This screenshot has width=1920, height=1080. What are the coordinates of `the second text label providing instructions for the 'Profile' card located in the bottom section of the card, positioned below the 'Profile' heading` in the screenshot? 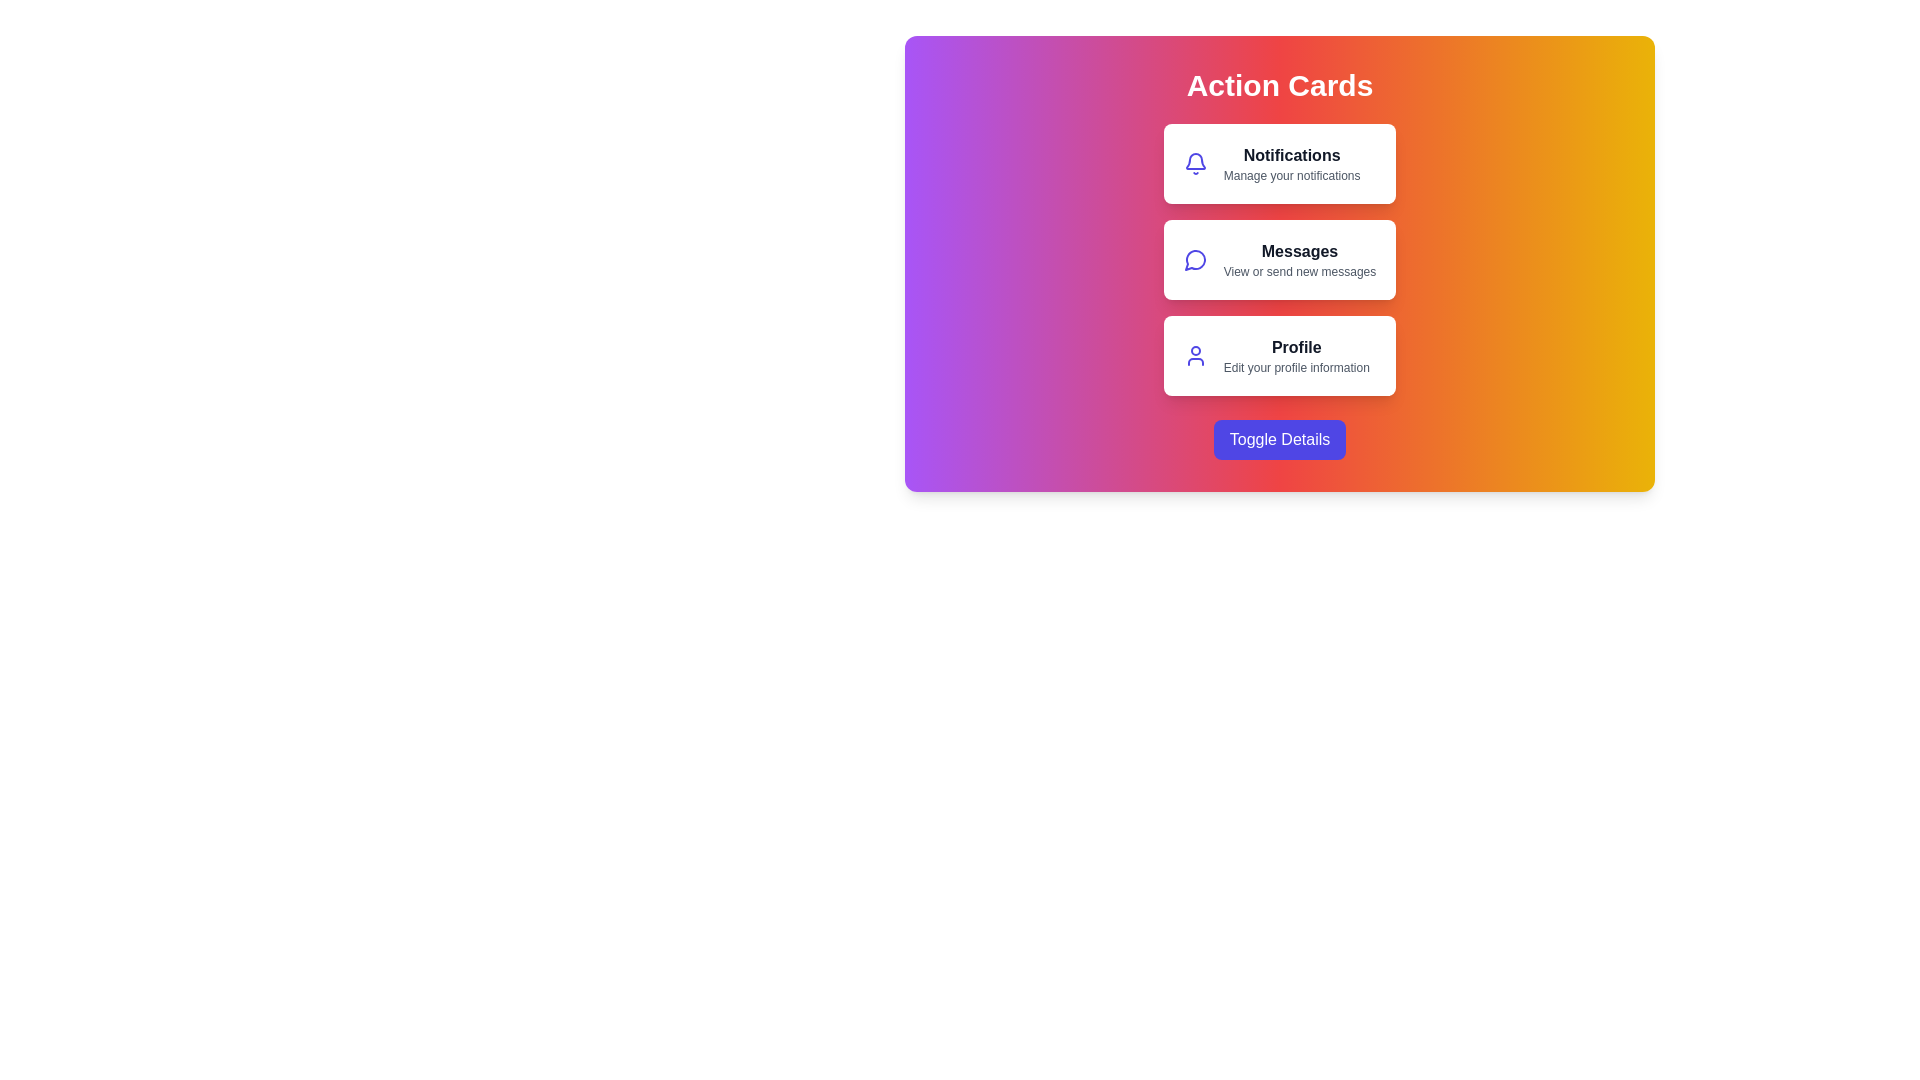 It's located at (1296, 367).